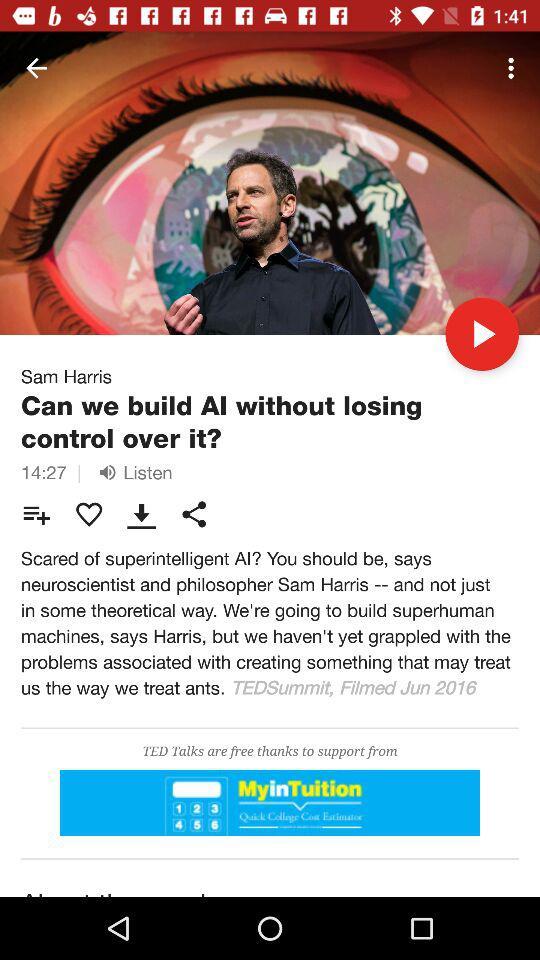  What do you see at coordinates (270, 803) in the screenshot?
I see `install` at bounding box center [270, 803].